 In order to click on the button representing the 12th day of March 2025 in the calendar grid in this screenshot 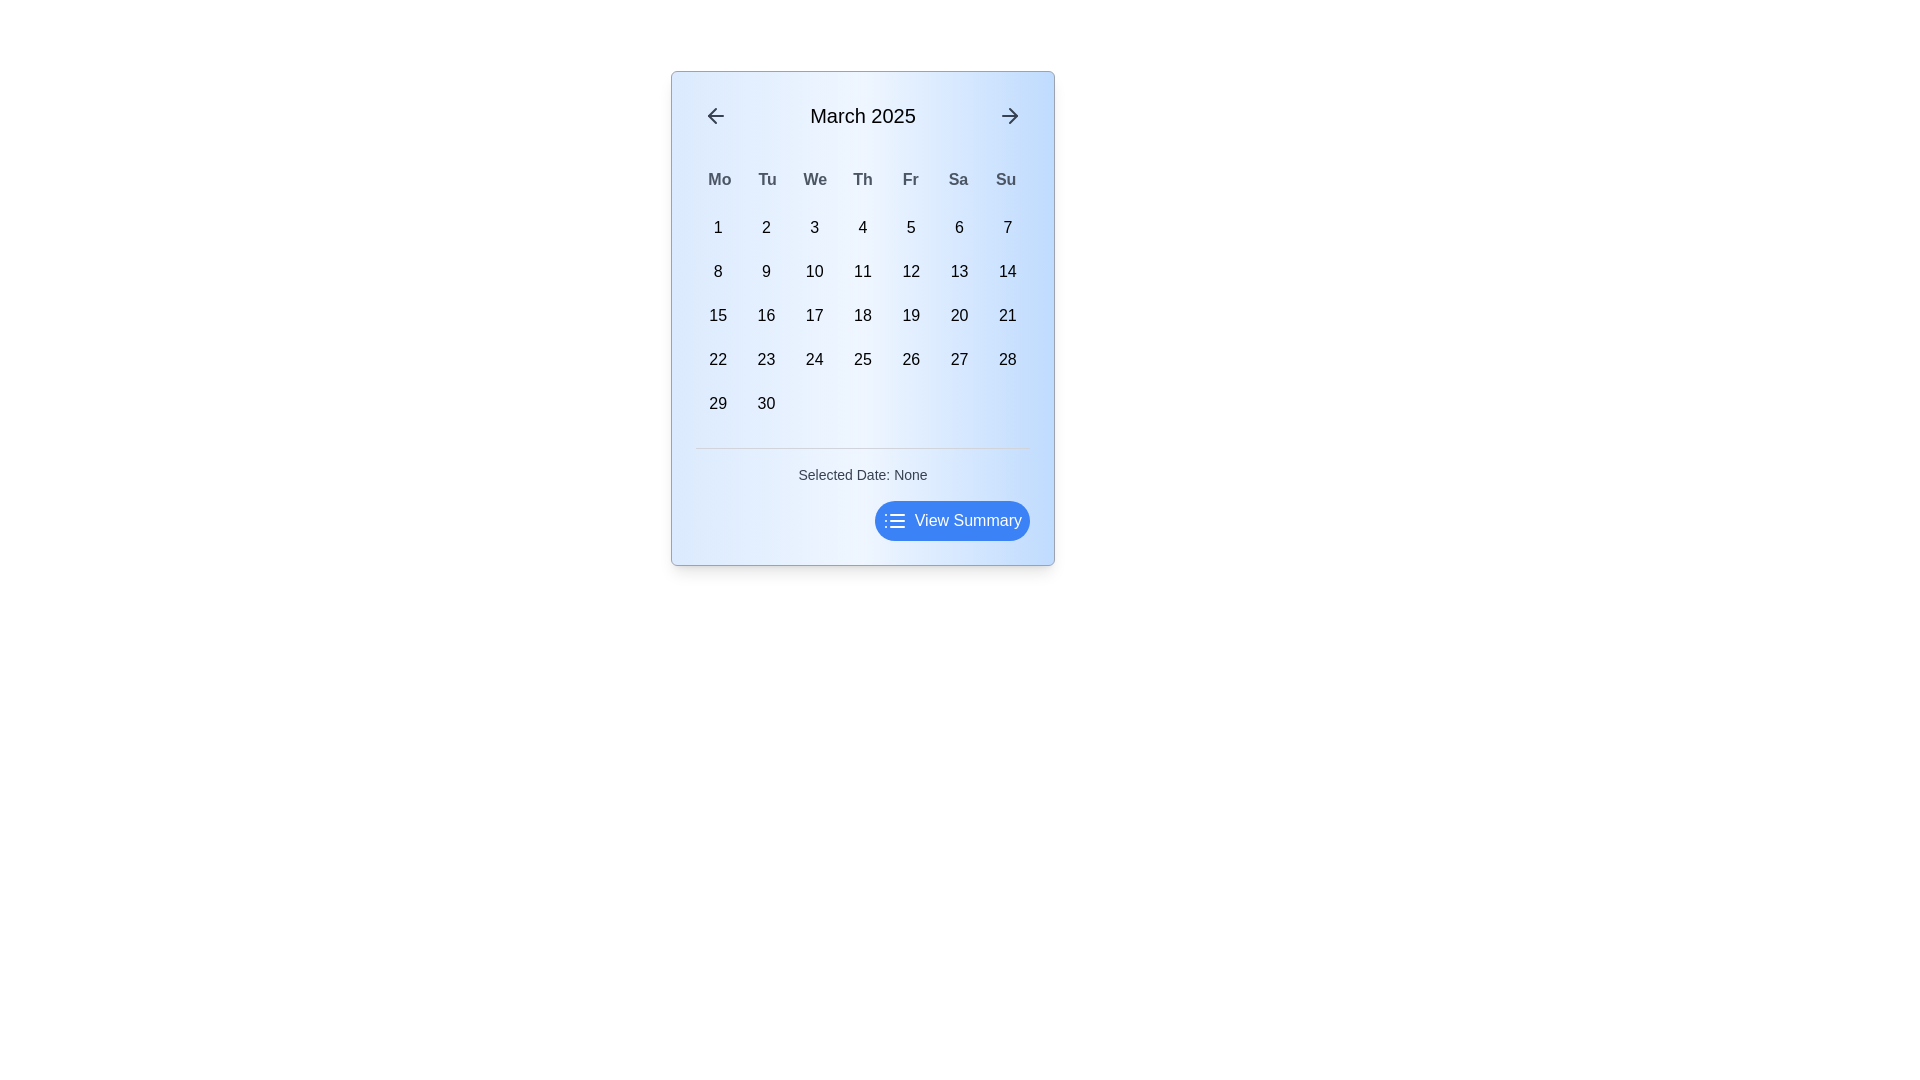, I will do `click(910, 272)`.